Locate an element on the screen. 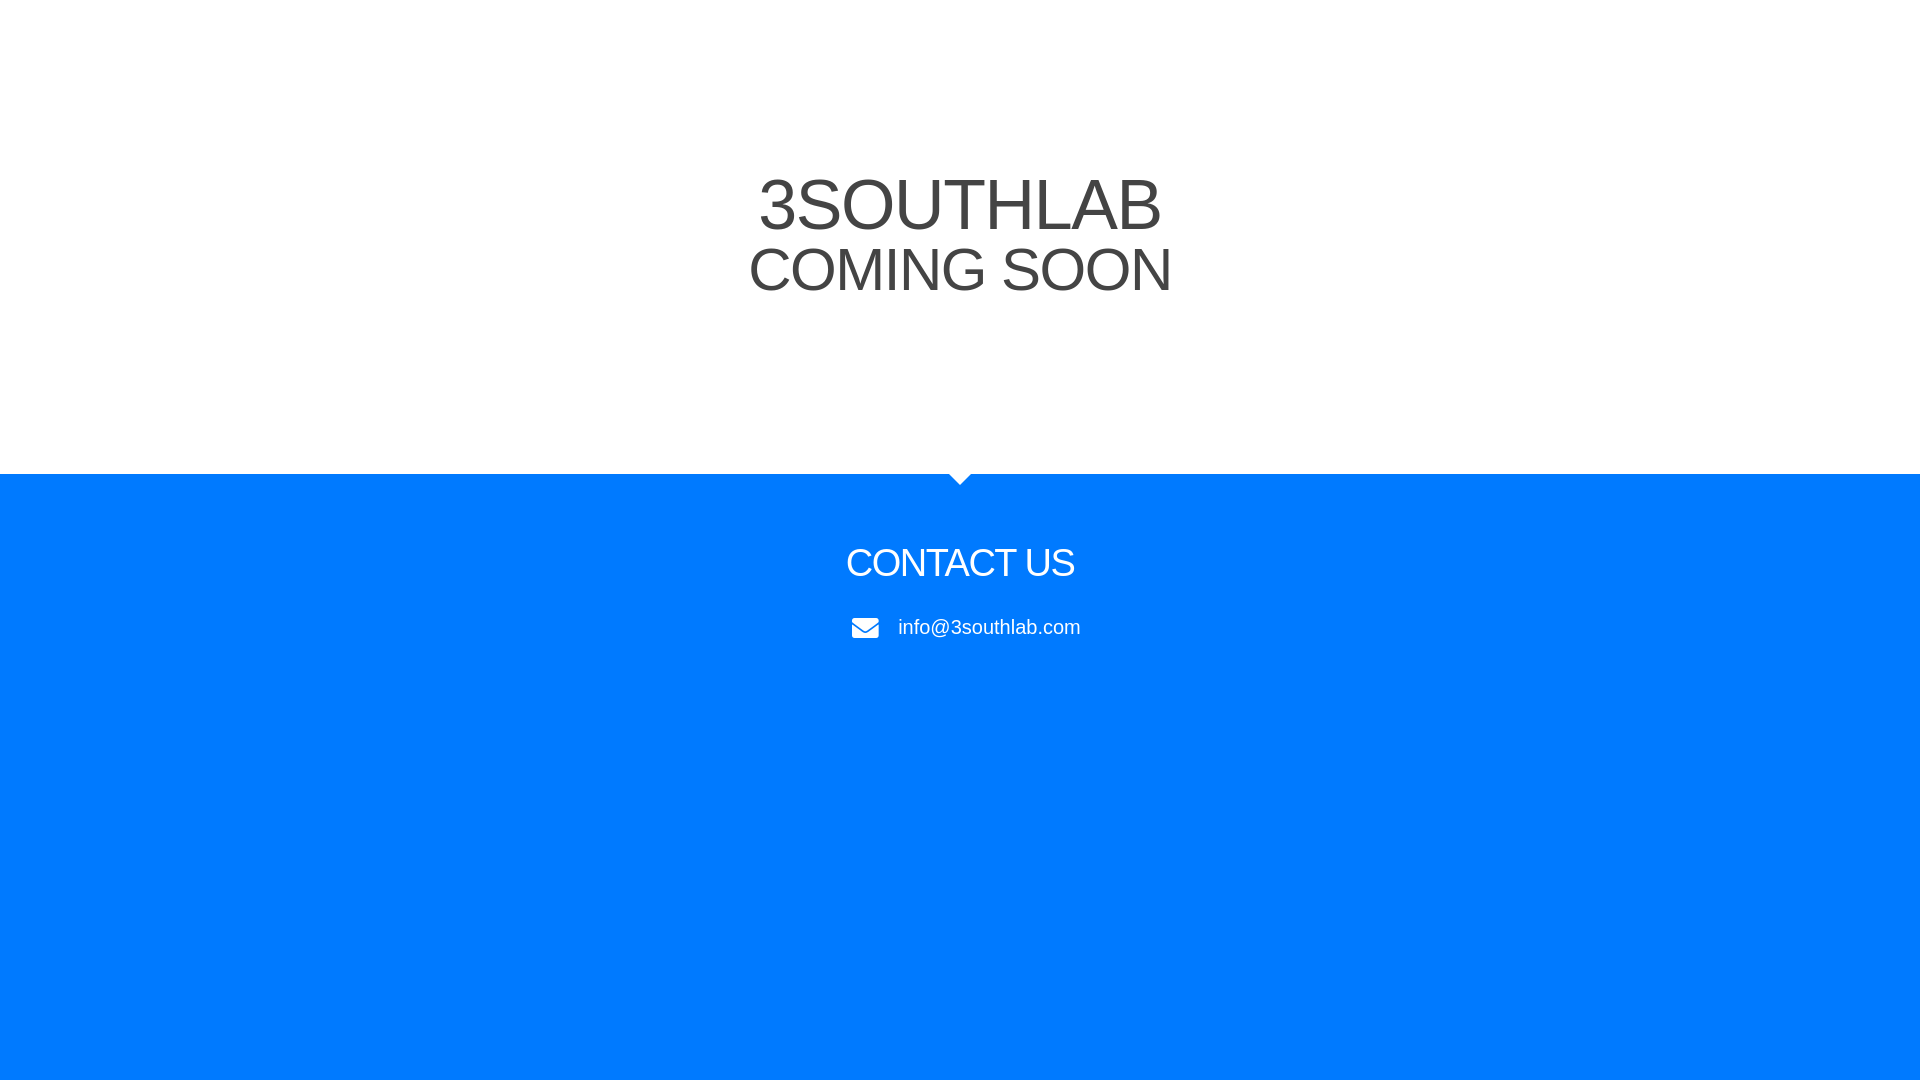  'info@3southlab.com' is located at coordinates (960, 626).